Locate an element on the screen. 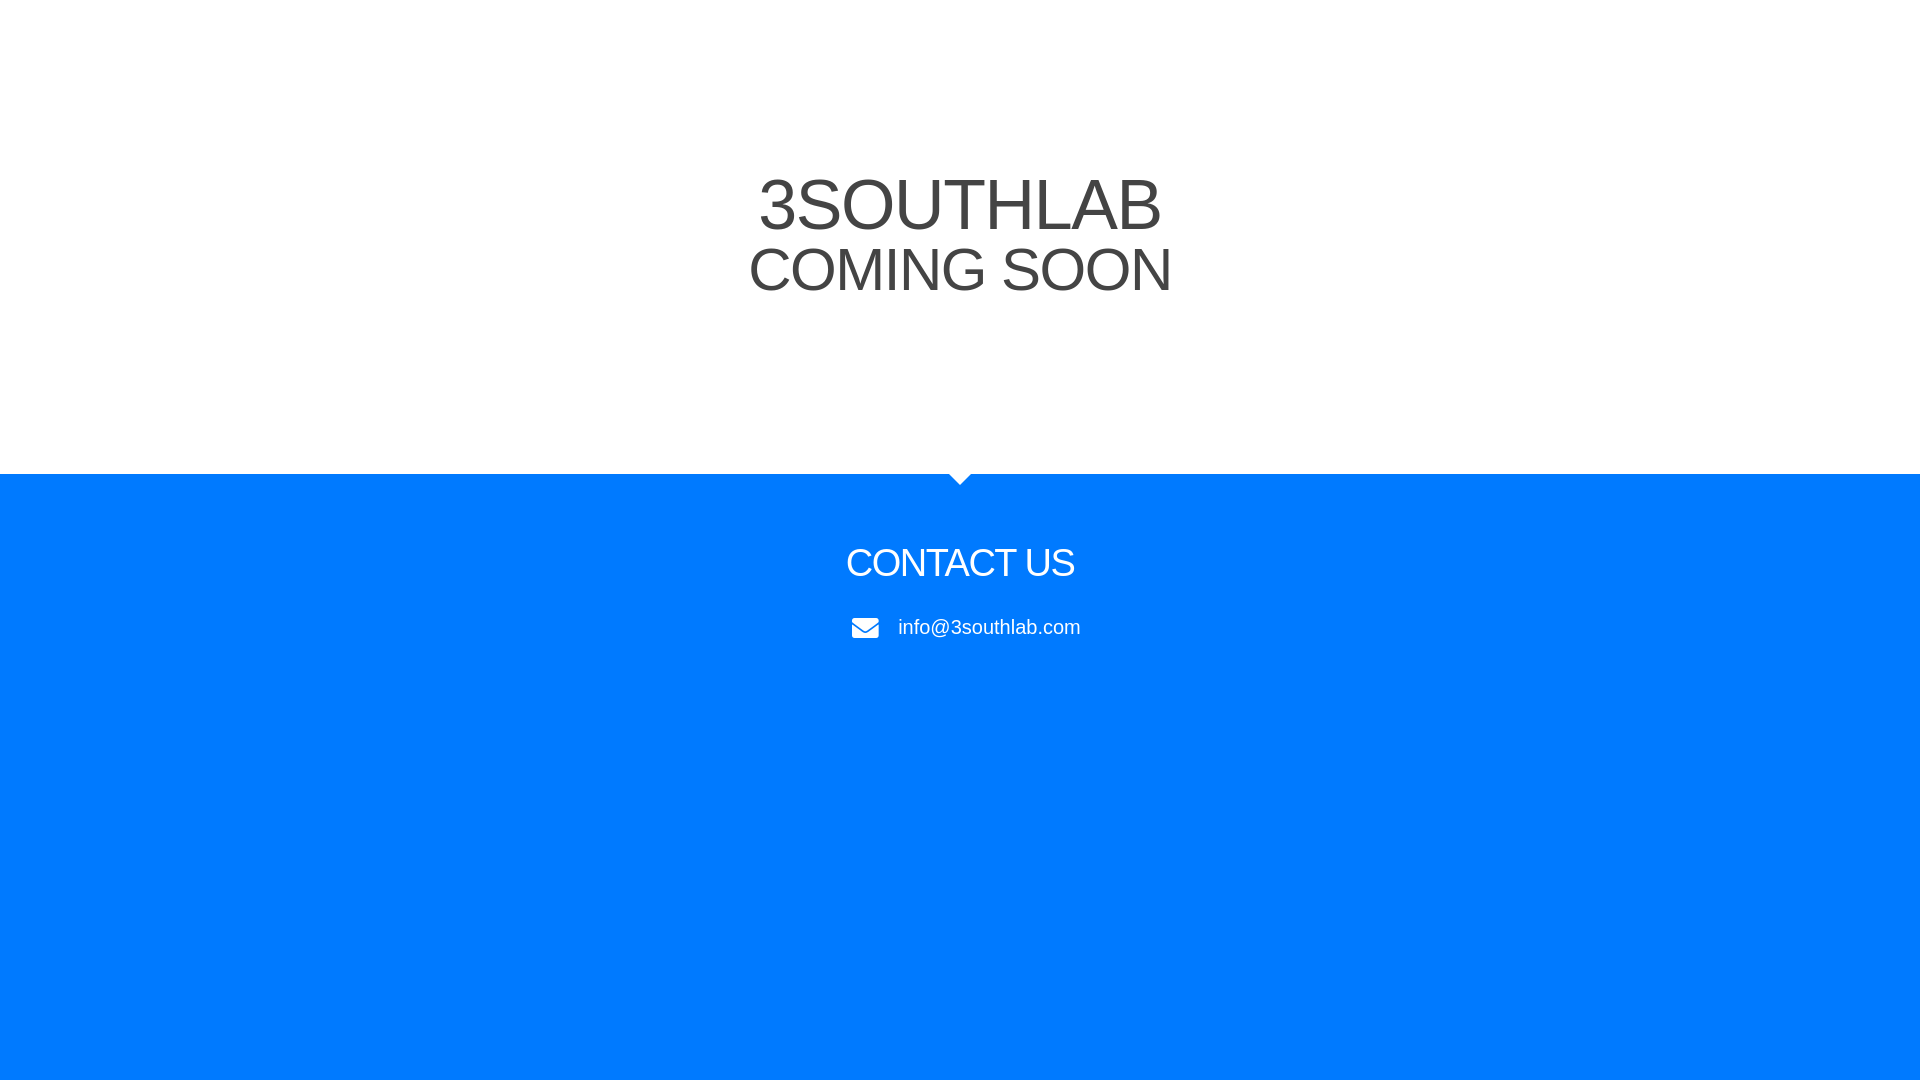  'info@3southlab.com' is located at coordinates (960, 626).